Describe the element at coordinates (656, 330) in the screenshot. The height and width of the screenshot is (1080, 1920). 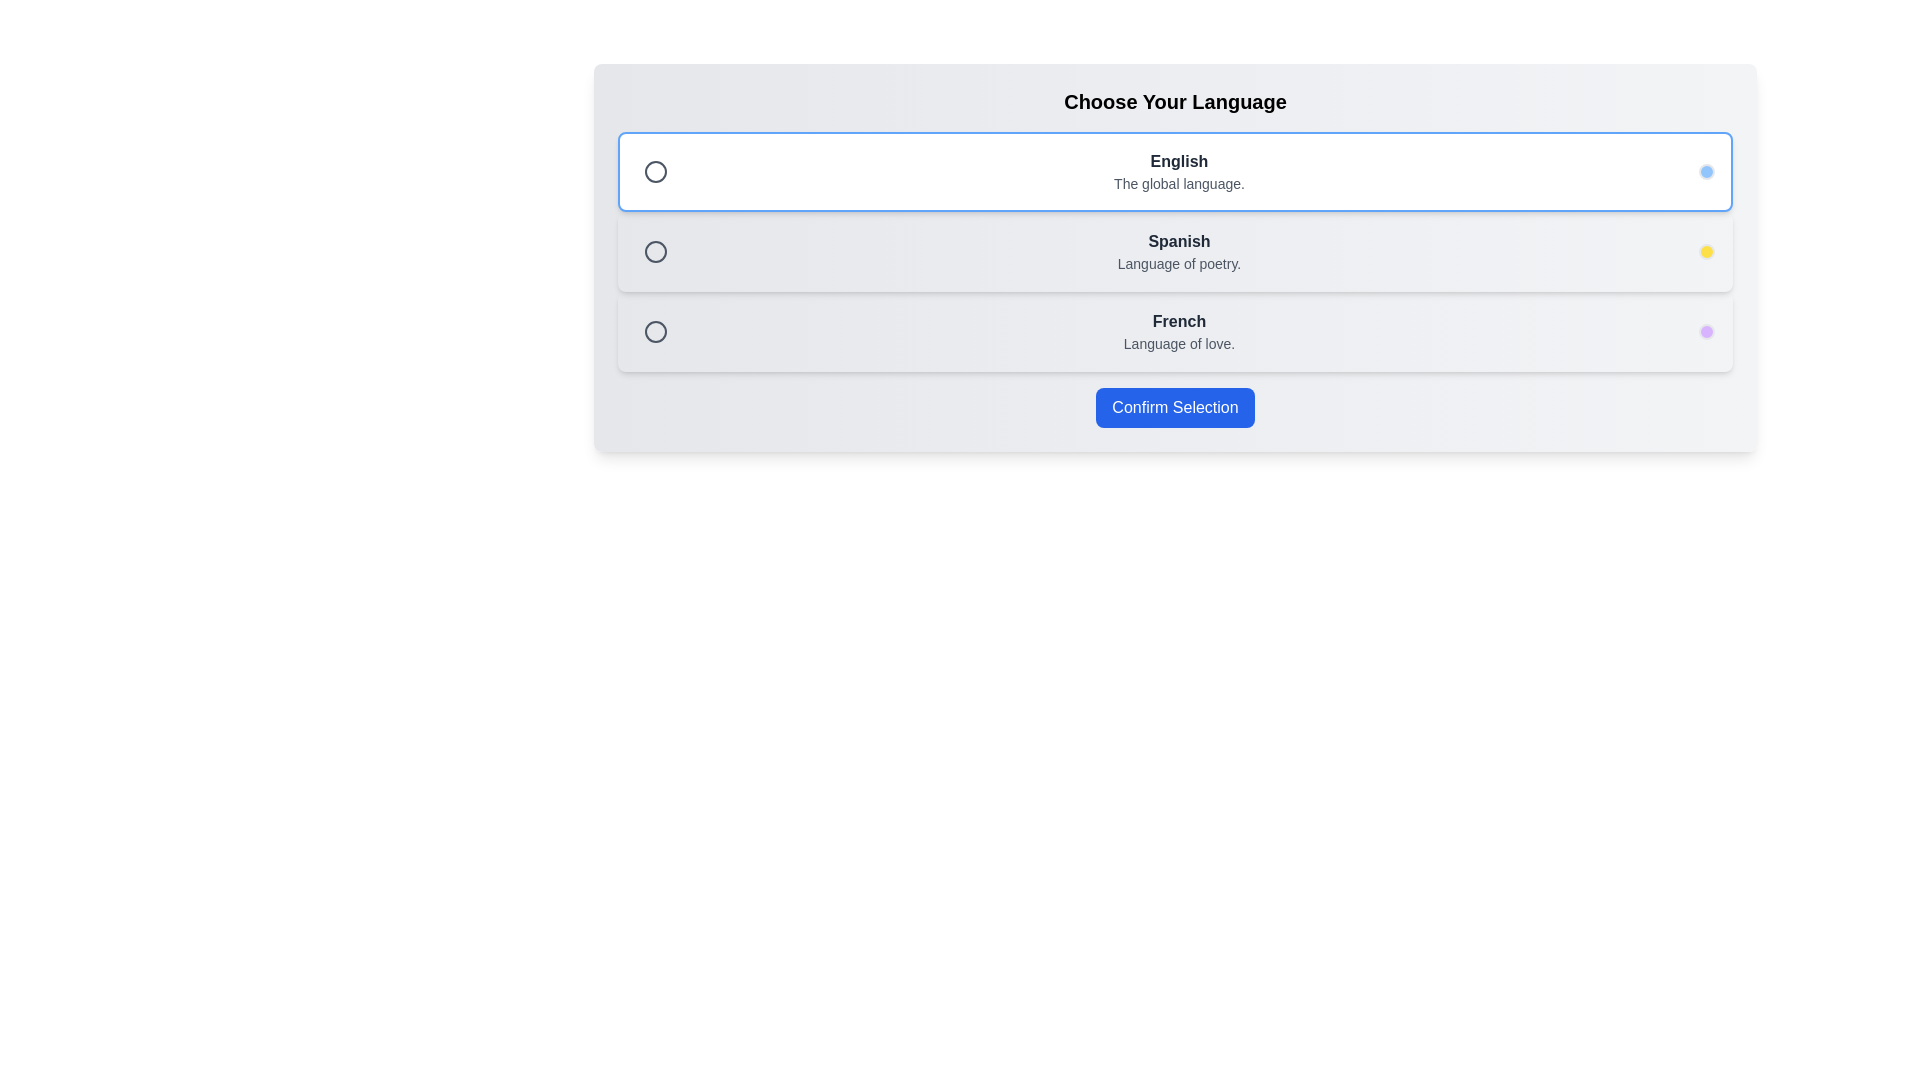
I see `the circular radio button` at that location.